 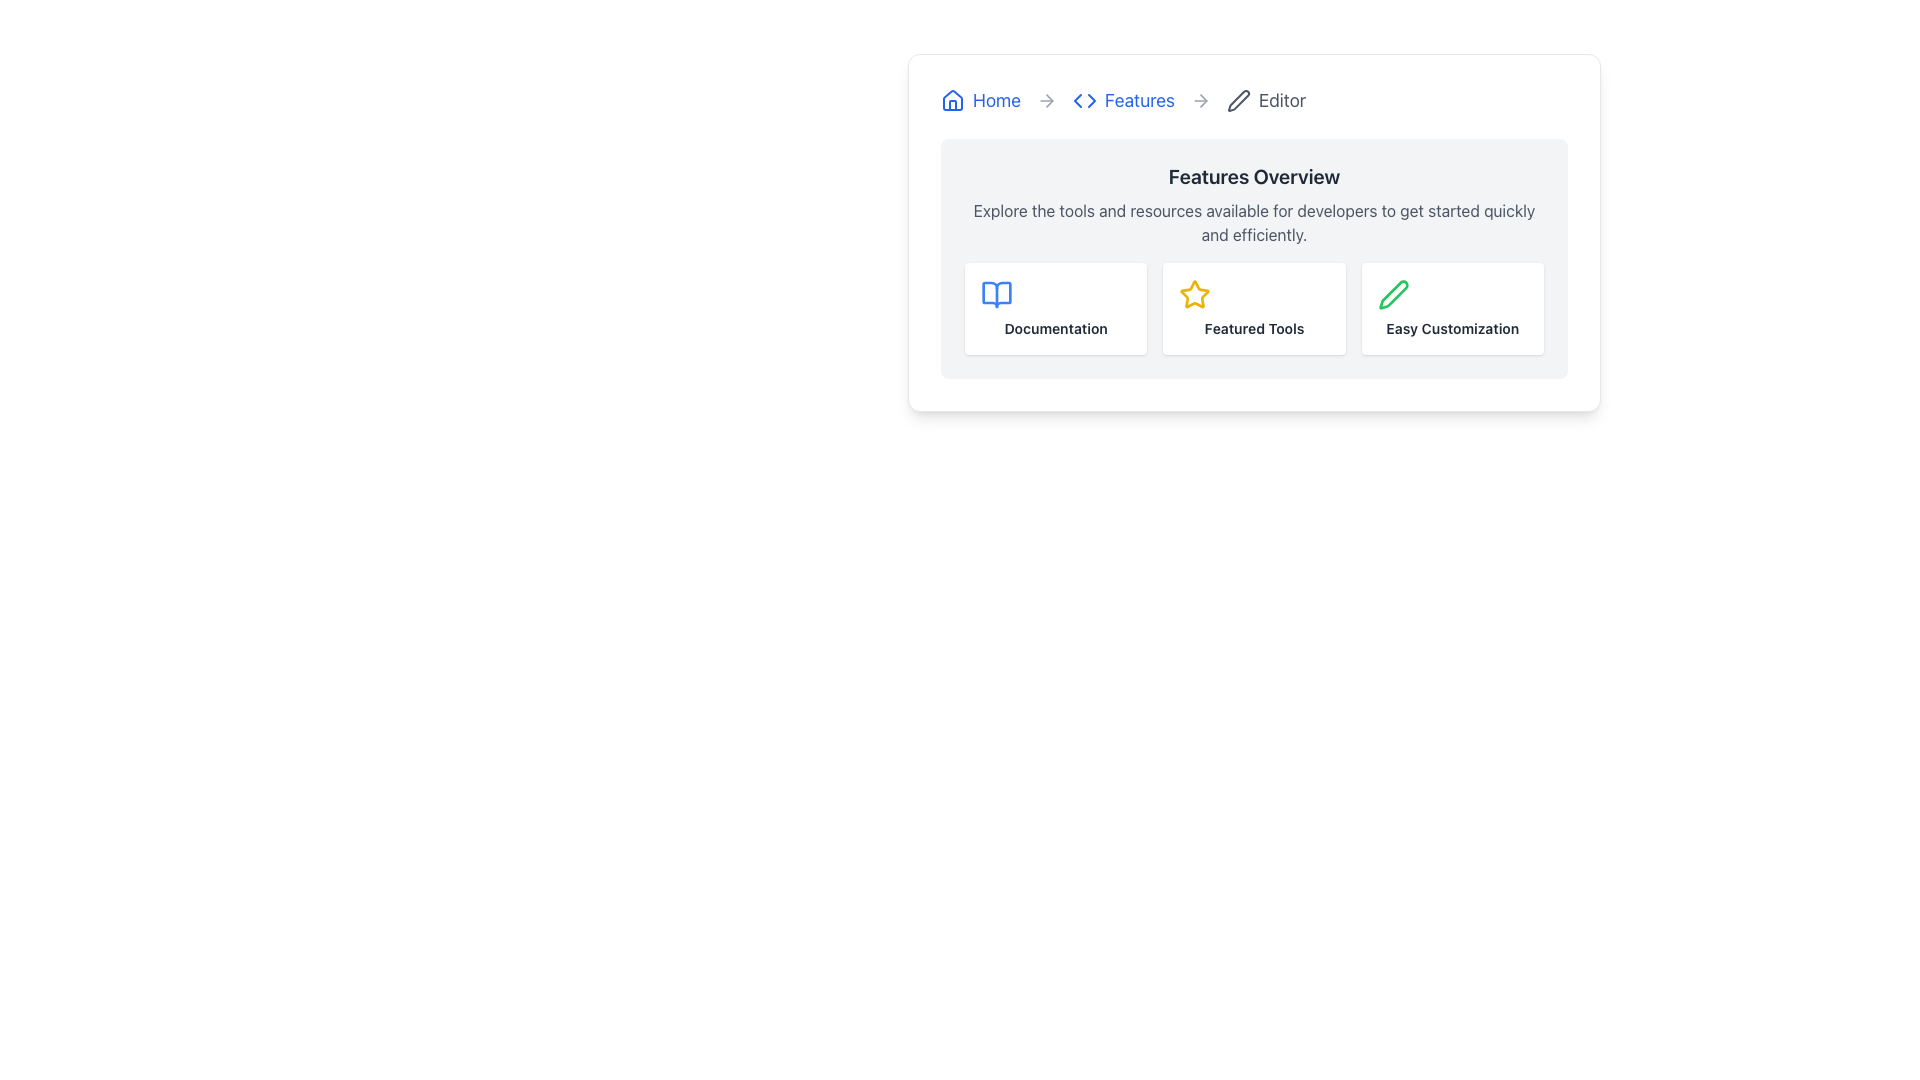 I want to click on the rightward arrow icon in the breadcrumb navigation, which serves as a visual indicator for navigation paths, so click(x=1090, y=100).